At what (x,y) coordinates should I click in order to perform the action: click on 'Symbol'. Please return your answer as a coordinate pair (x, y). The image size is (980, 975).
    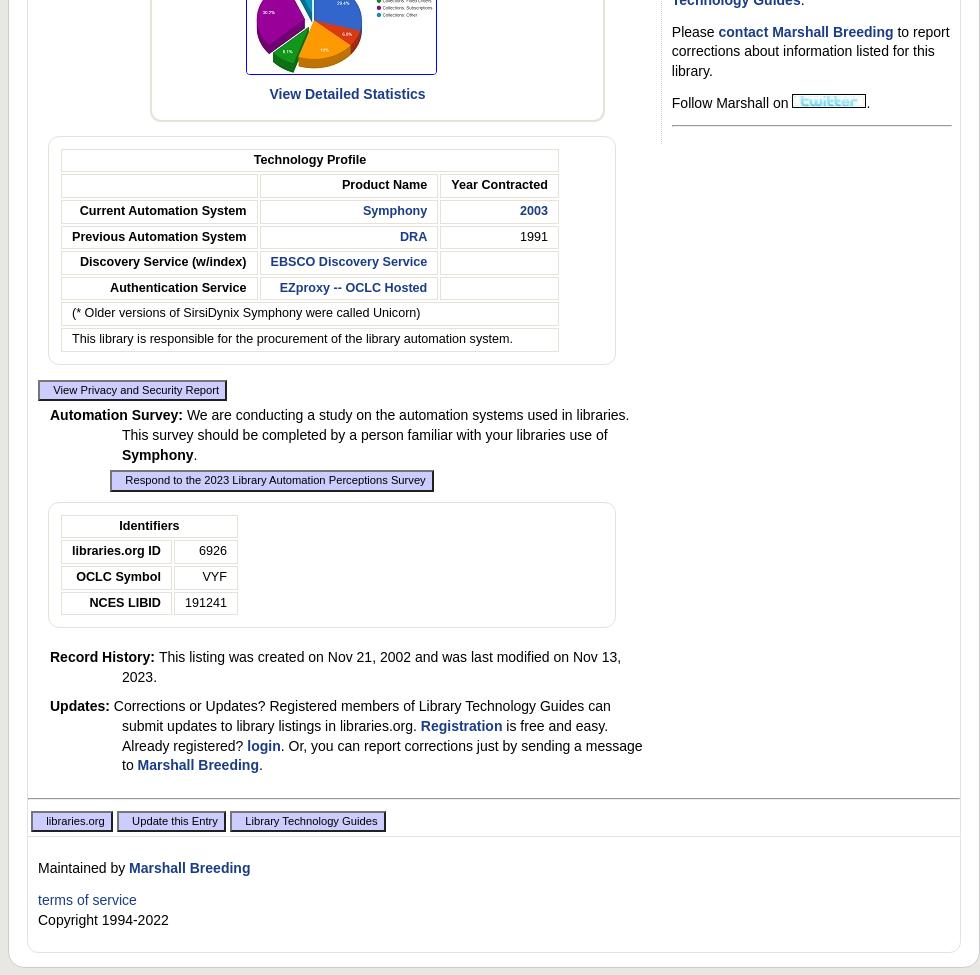
    Looking at the image, I should click on (135, 576).